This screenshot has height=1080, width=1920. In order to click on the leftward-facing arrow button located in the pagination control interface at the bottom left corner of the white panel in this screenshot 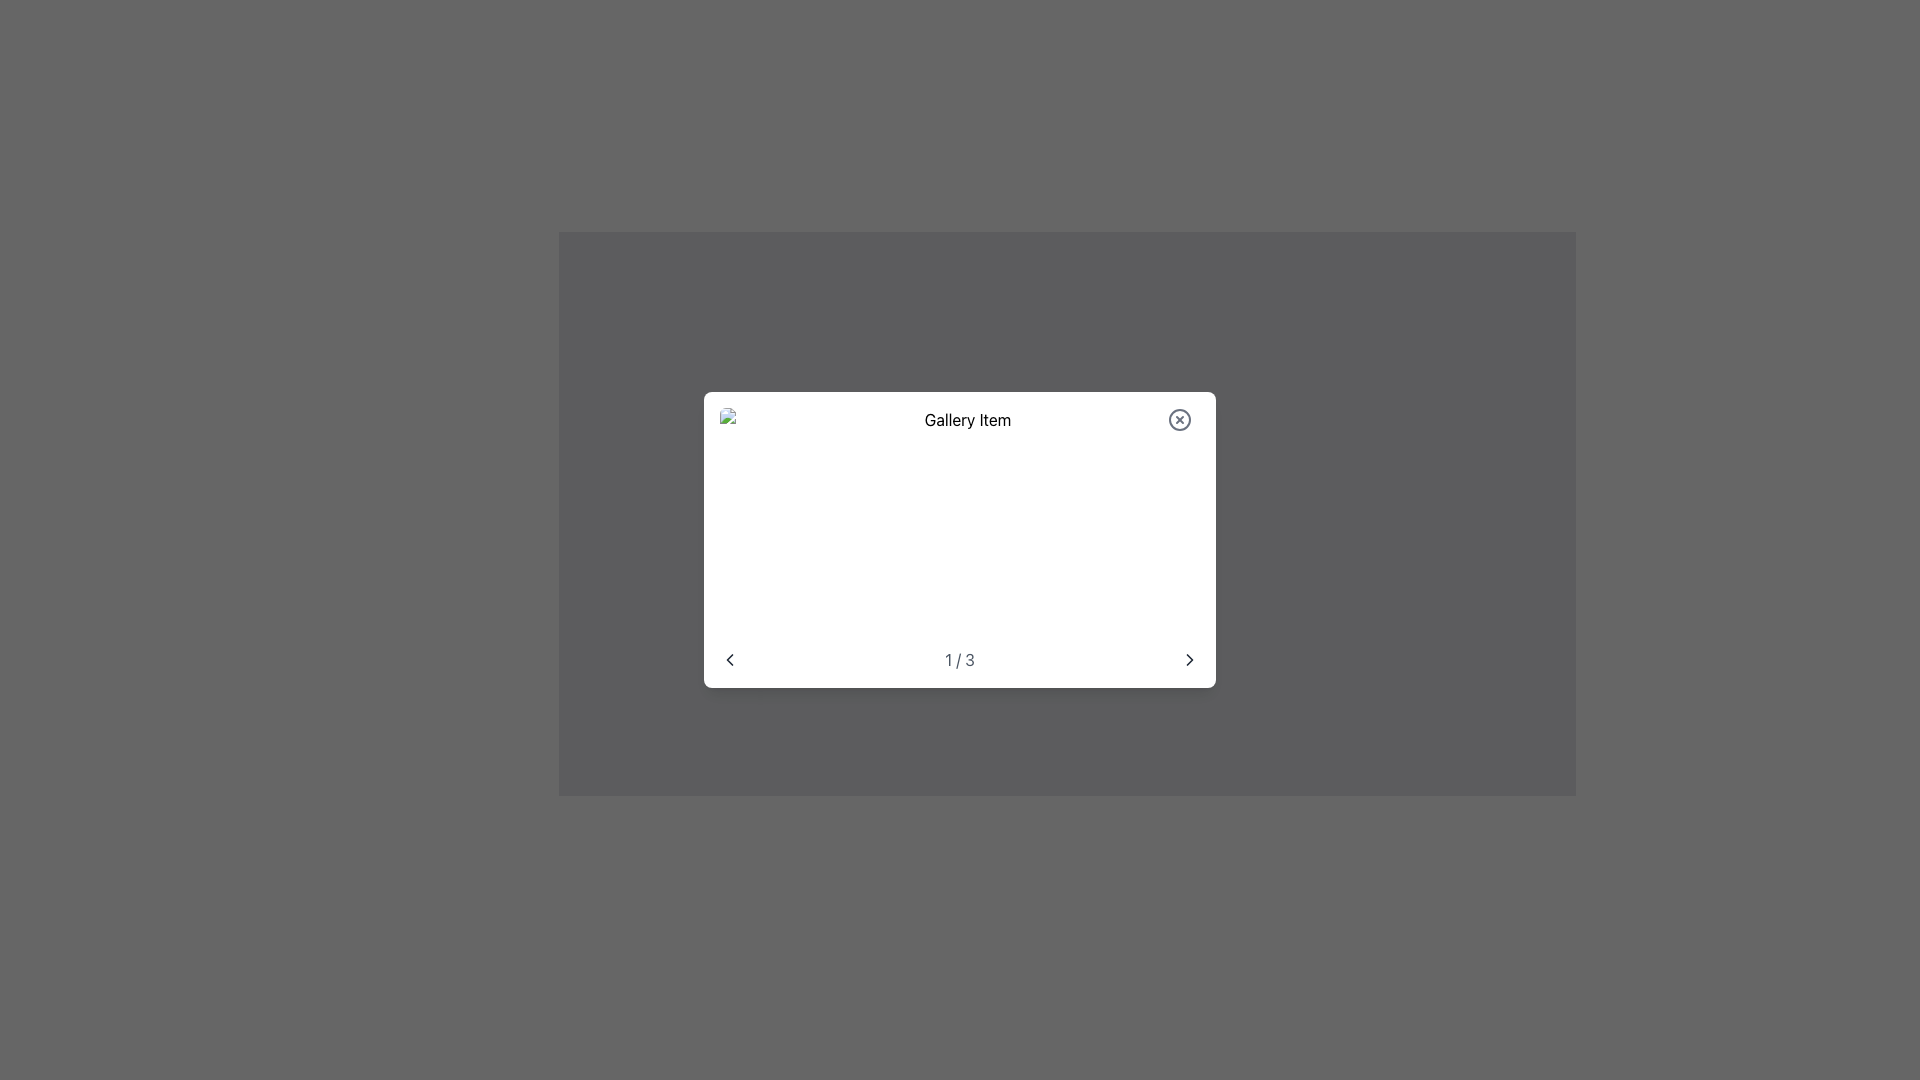, I will do `click(728, 659)`.